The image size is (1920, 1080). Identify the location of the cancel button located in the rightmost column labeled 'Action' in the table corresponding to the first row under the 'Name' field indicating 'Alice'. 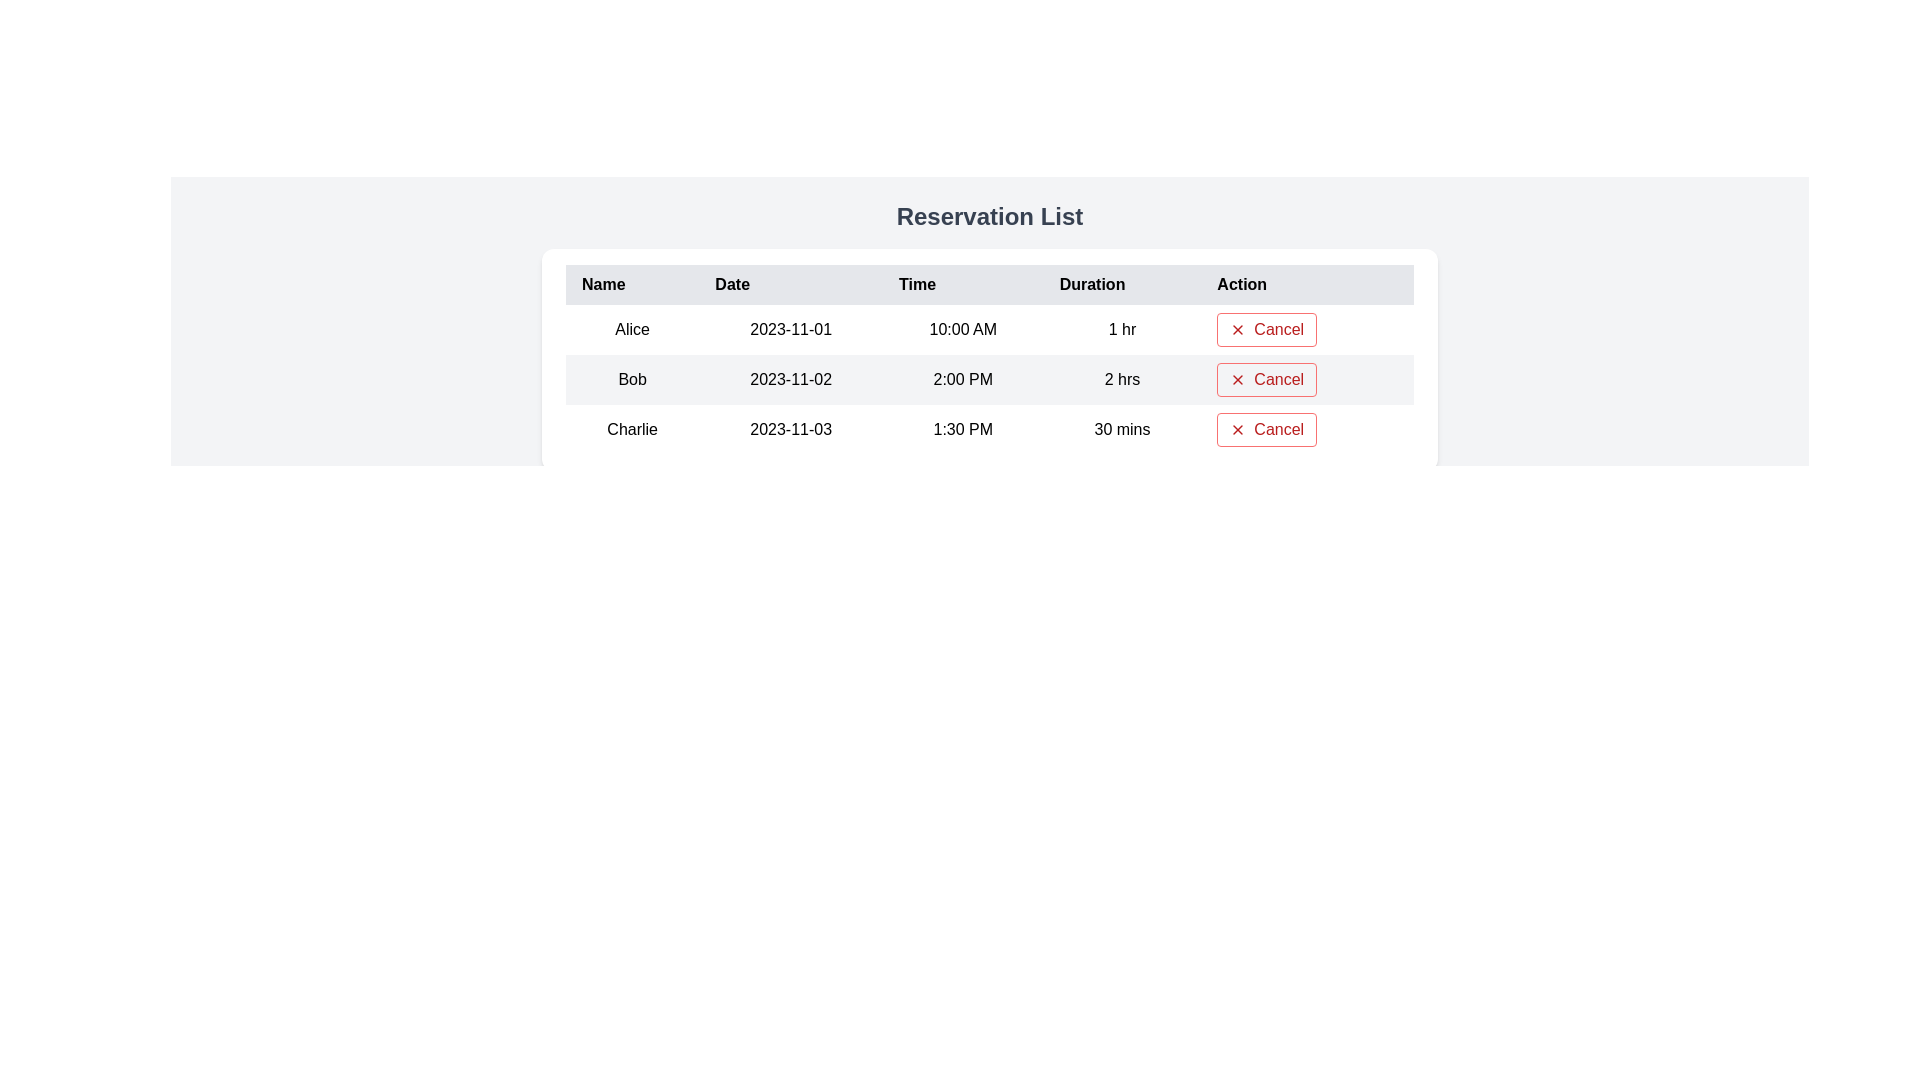
(1266, 329).